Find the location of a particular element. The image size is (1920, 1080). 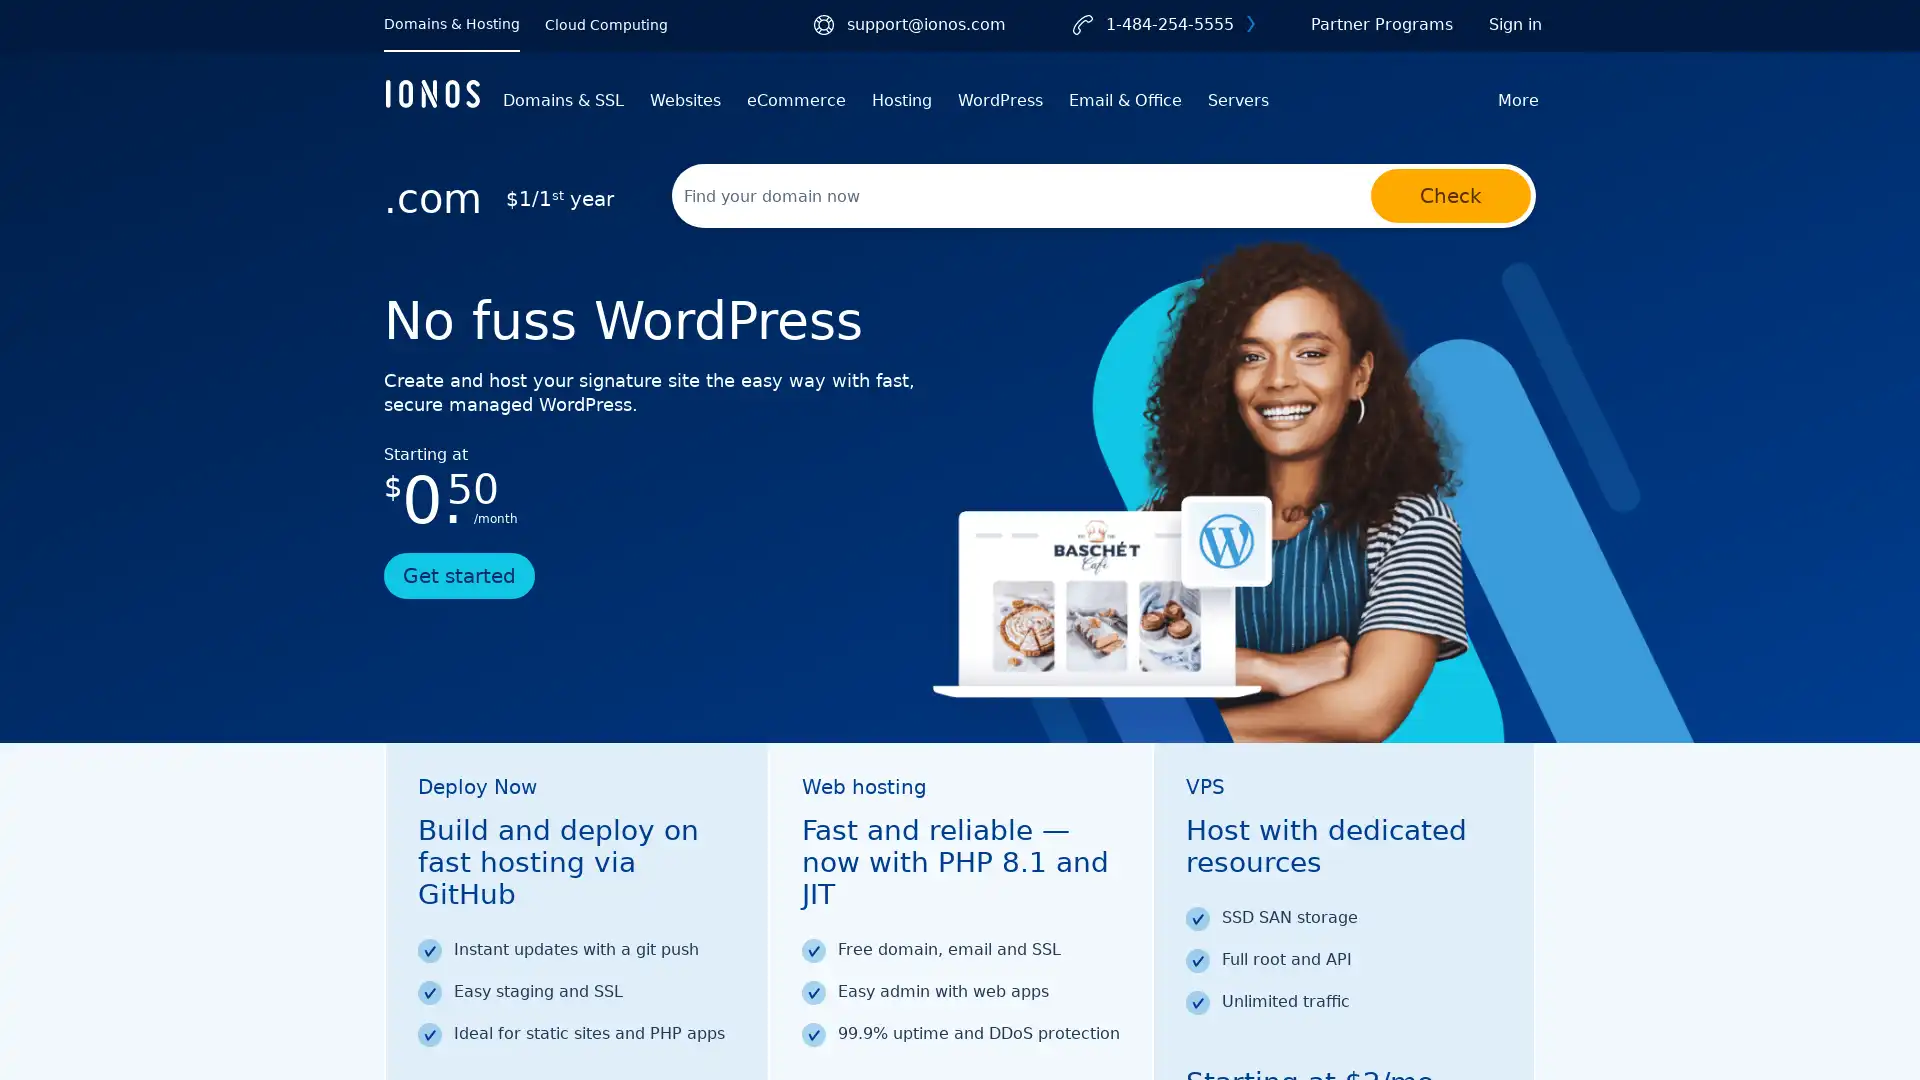

Domains & SSL is located at coordinates (562, 100).